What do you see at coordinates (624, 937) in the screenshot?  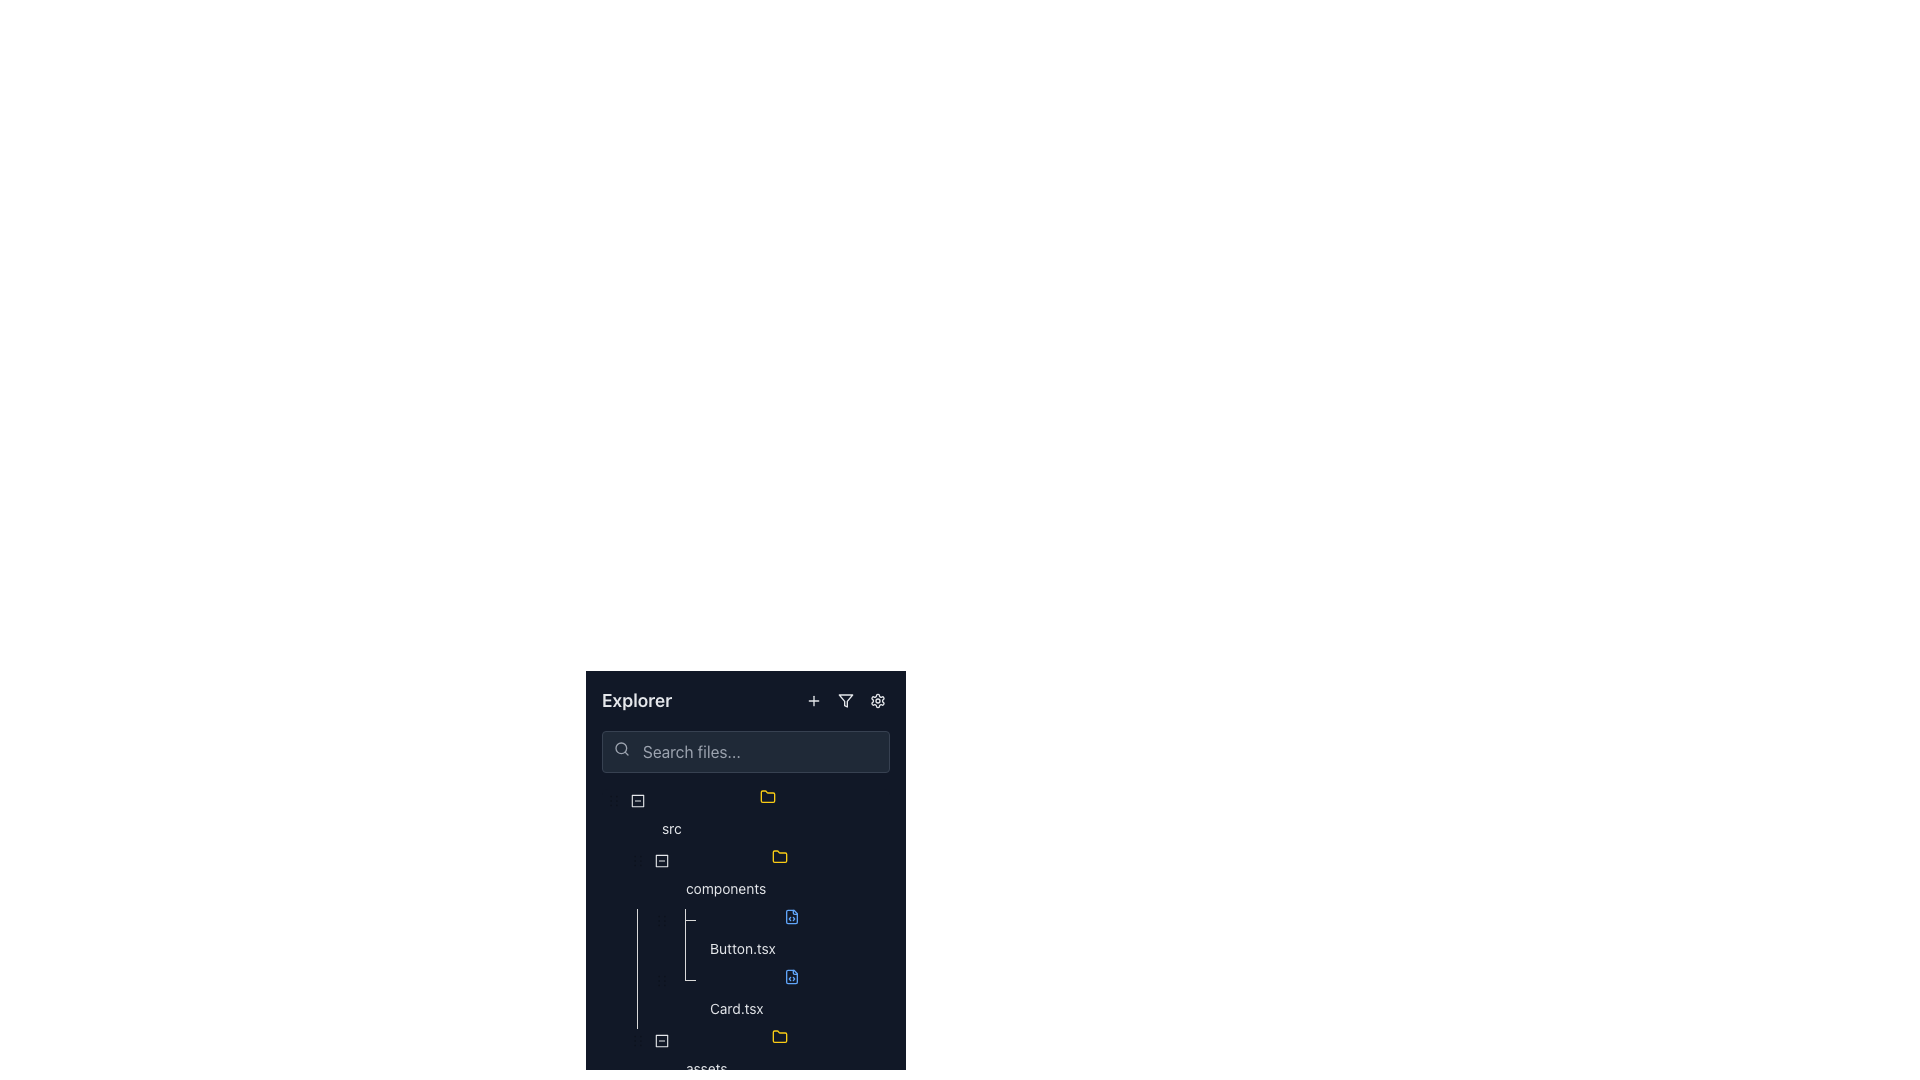 I see `indentation visual marker for the 'Button.tsx' file in the 'Explorer' panel to view additional details about its hierarchical relationship` at bounding box center [624, 937].